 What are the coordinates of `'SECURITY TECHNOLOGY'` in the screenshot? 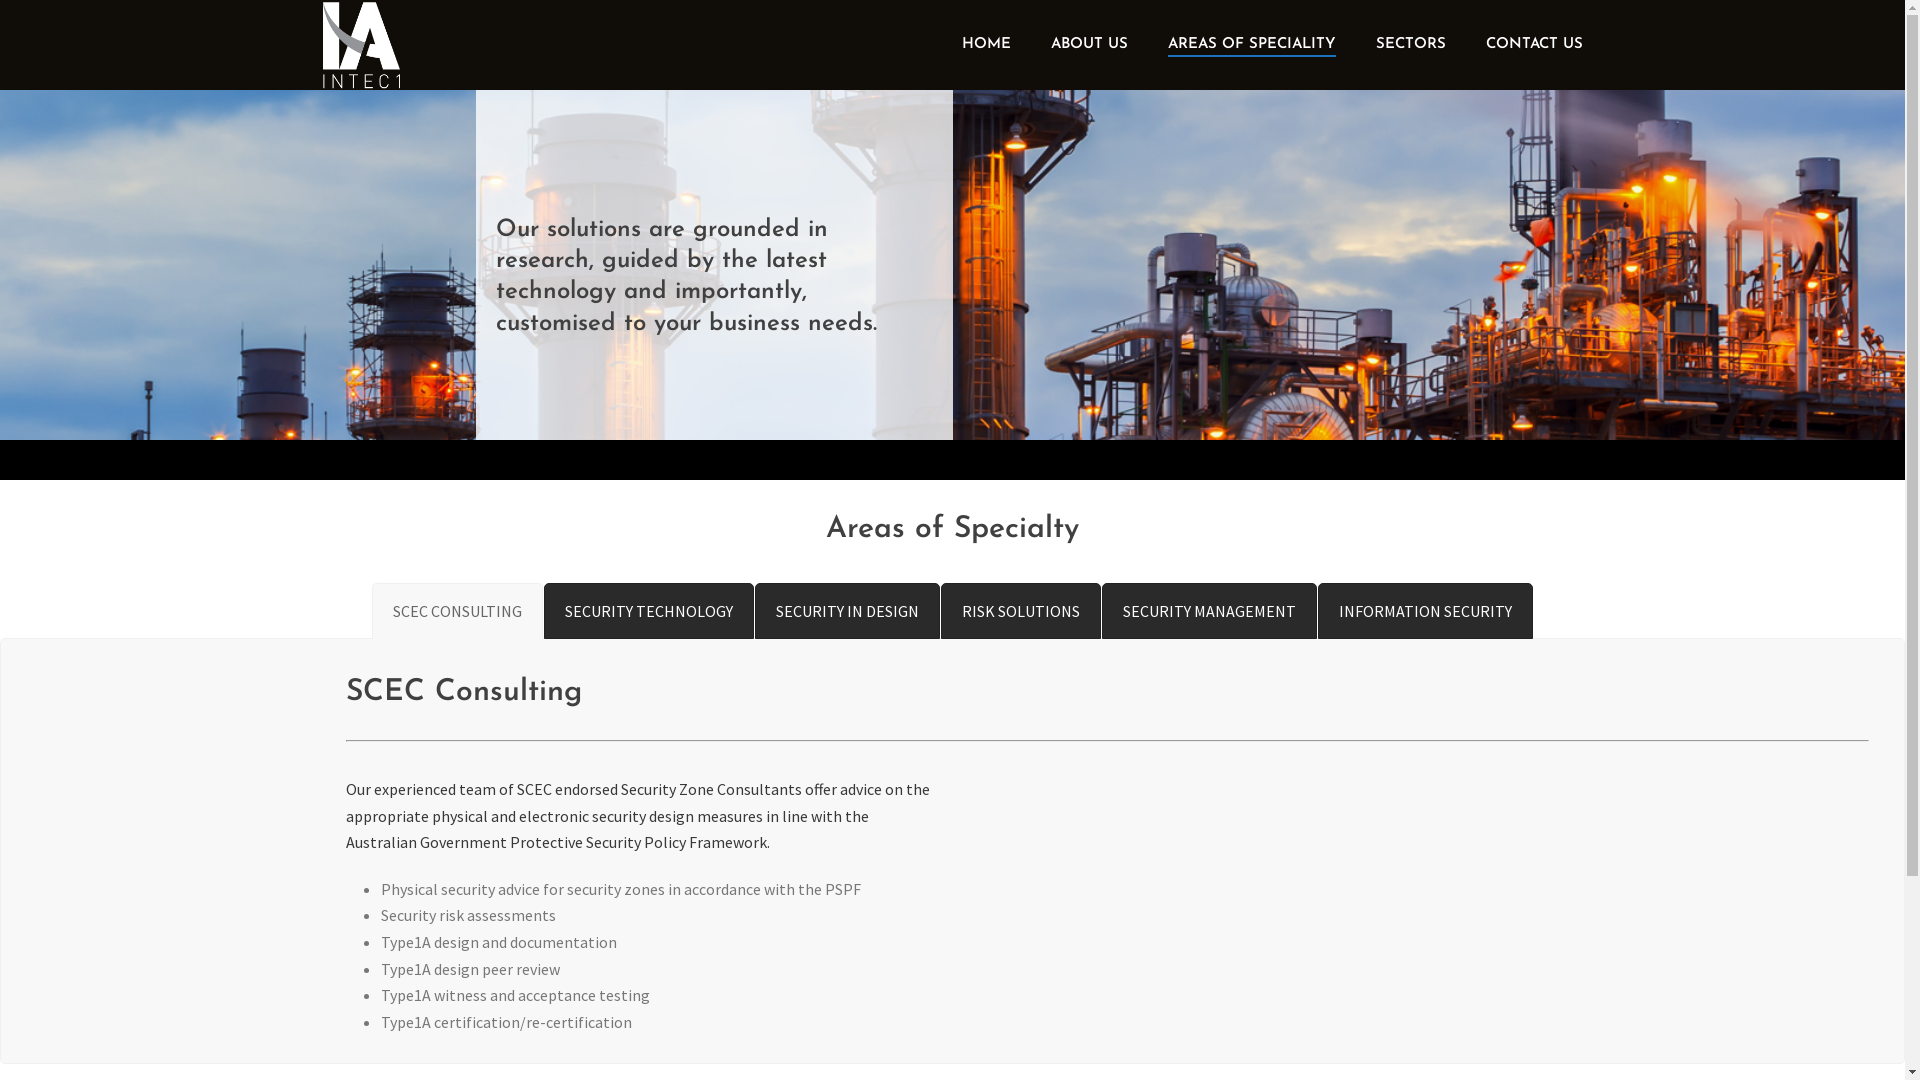 It's located at (543, 610).